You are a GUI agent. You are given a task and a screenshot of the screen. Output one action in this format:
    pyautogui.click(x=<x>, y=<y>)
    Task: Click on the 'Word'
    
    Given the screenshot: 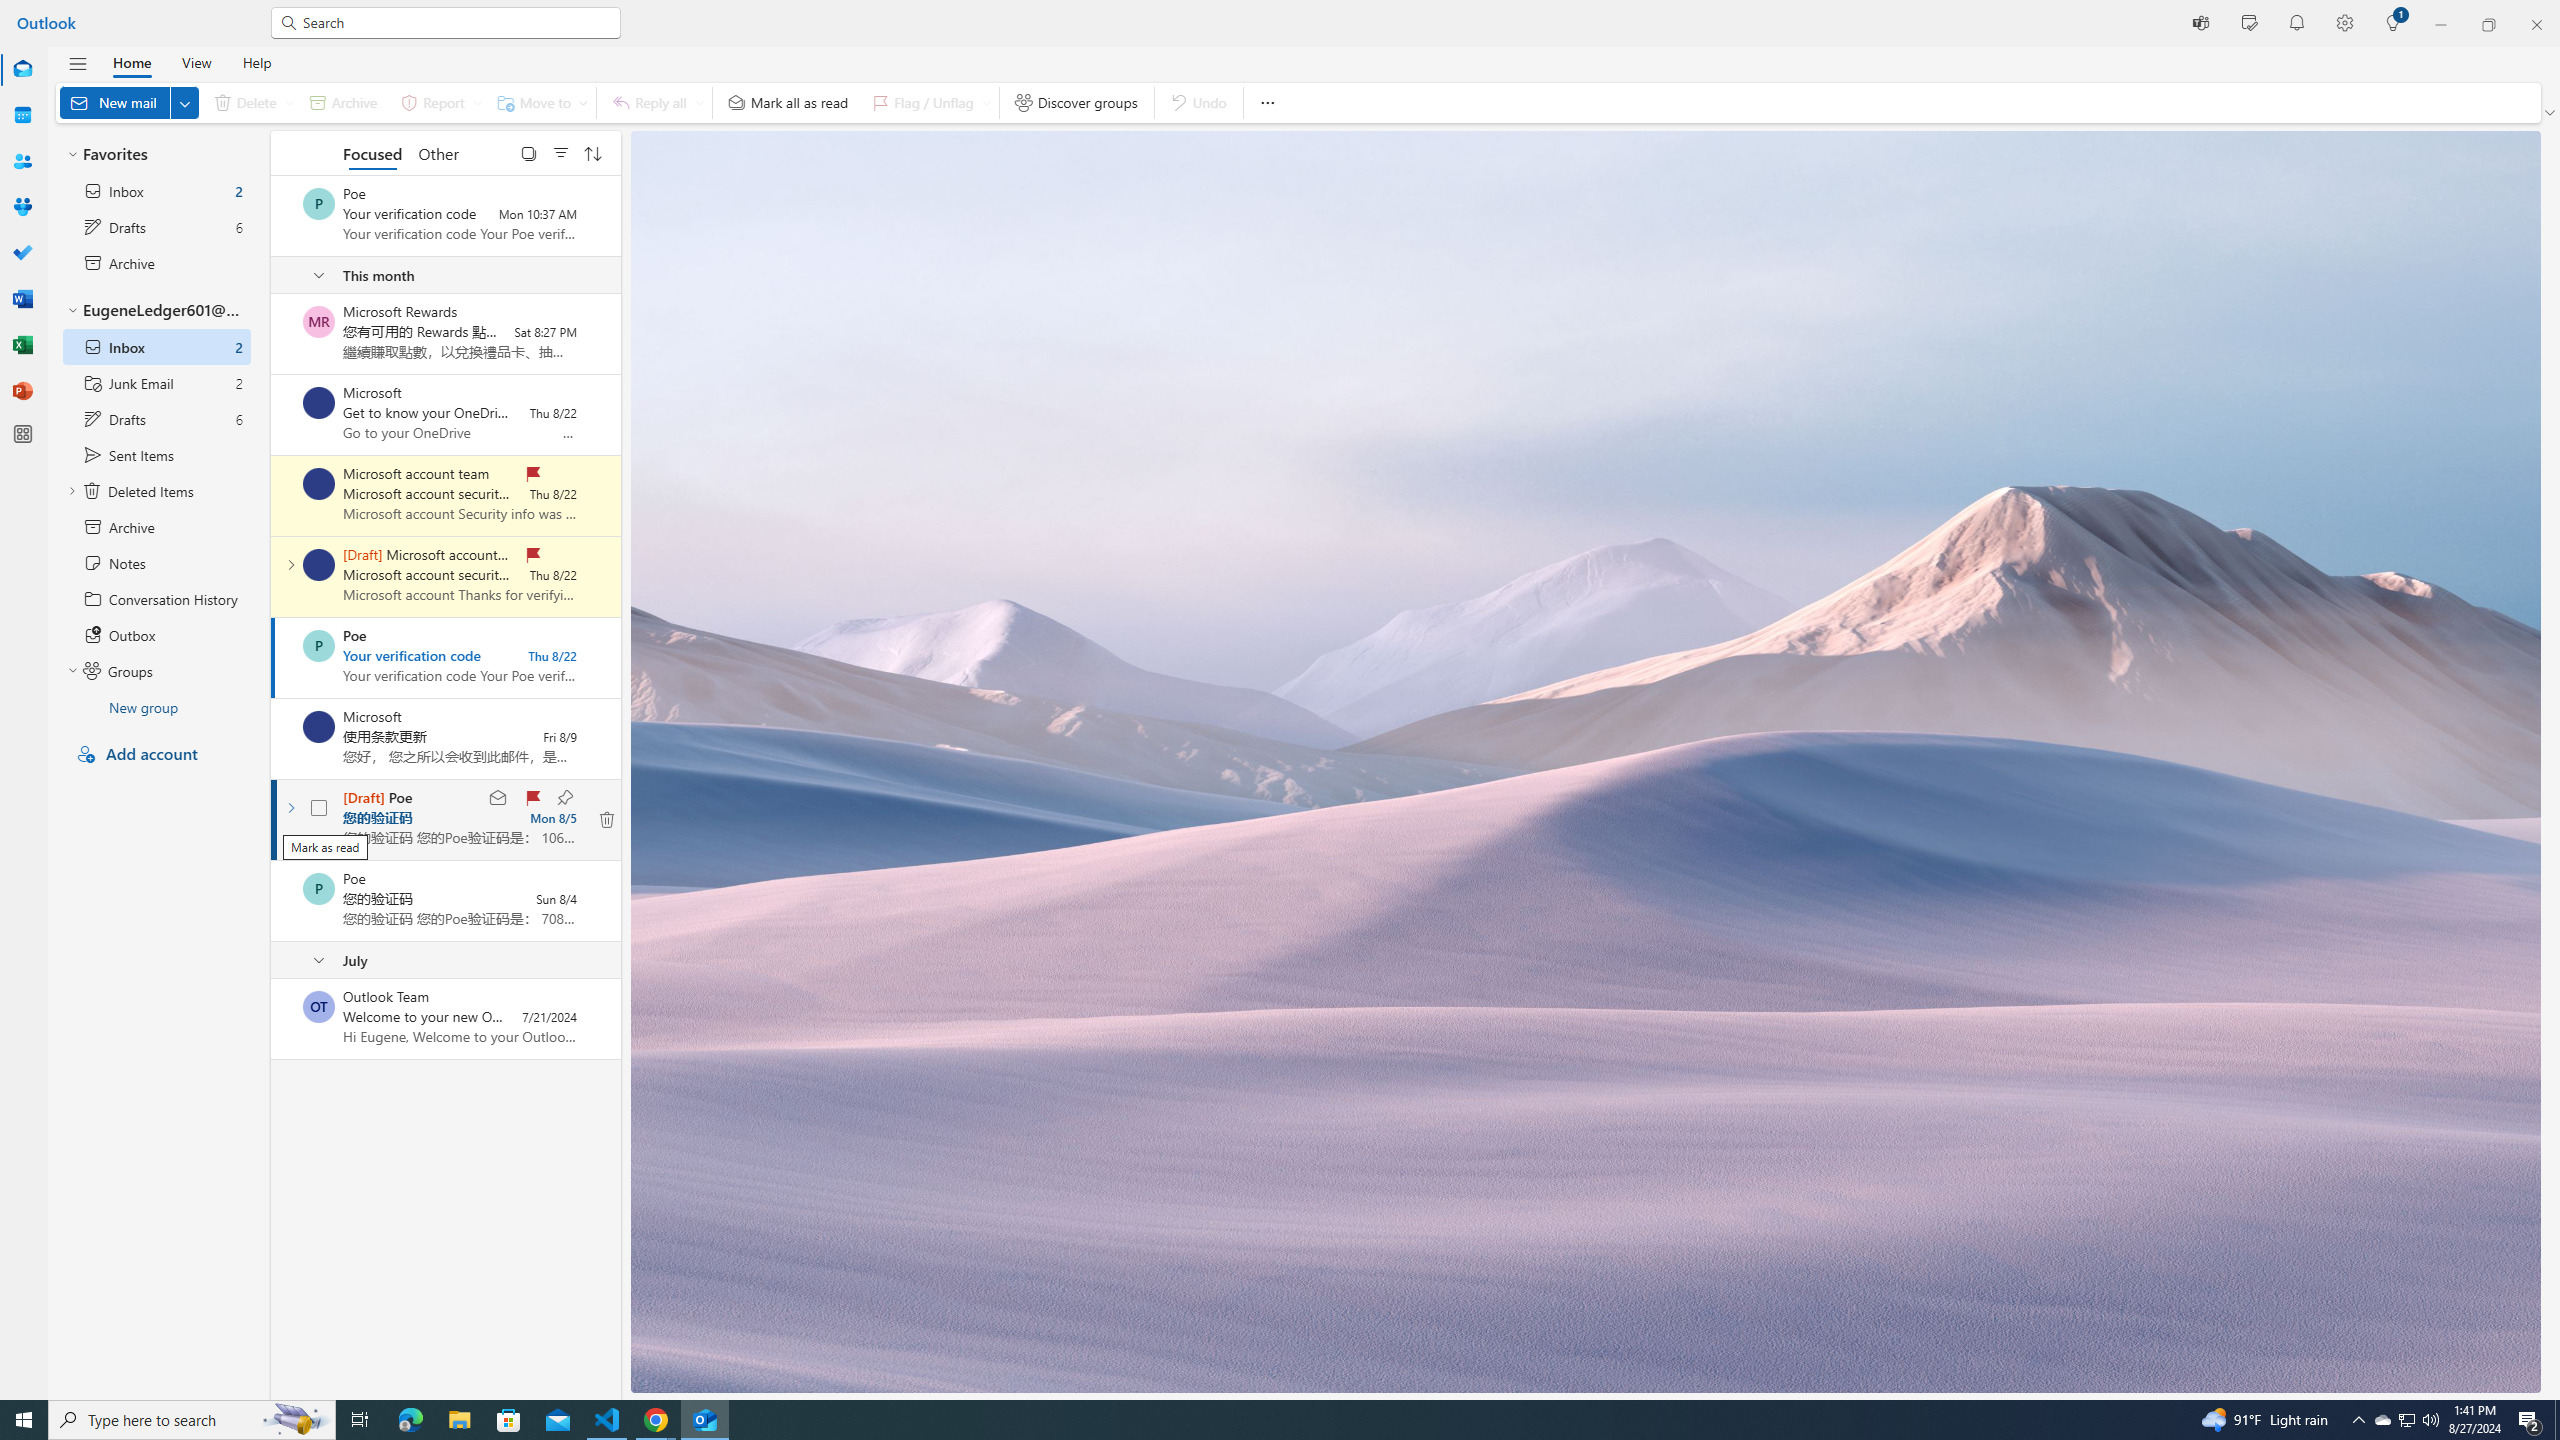 What is the action you would take?
    pyautogui.click(x=23, y=298)
    